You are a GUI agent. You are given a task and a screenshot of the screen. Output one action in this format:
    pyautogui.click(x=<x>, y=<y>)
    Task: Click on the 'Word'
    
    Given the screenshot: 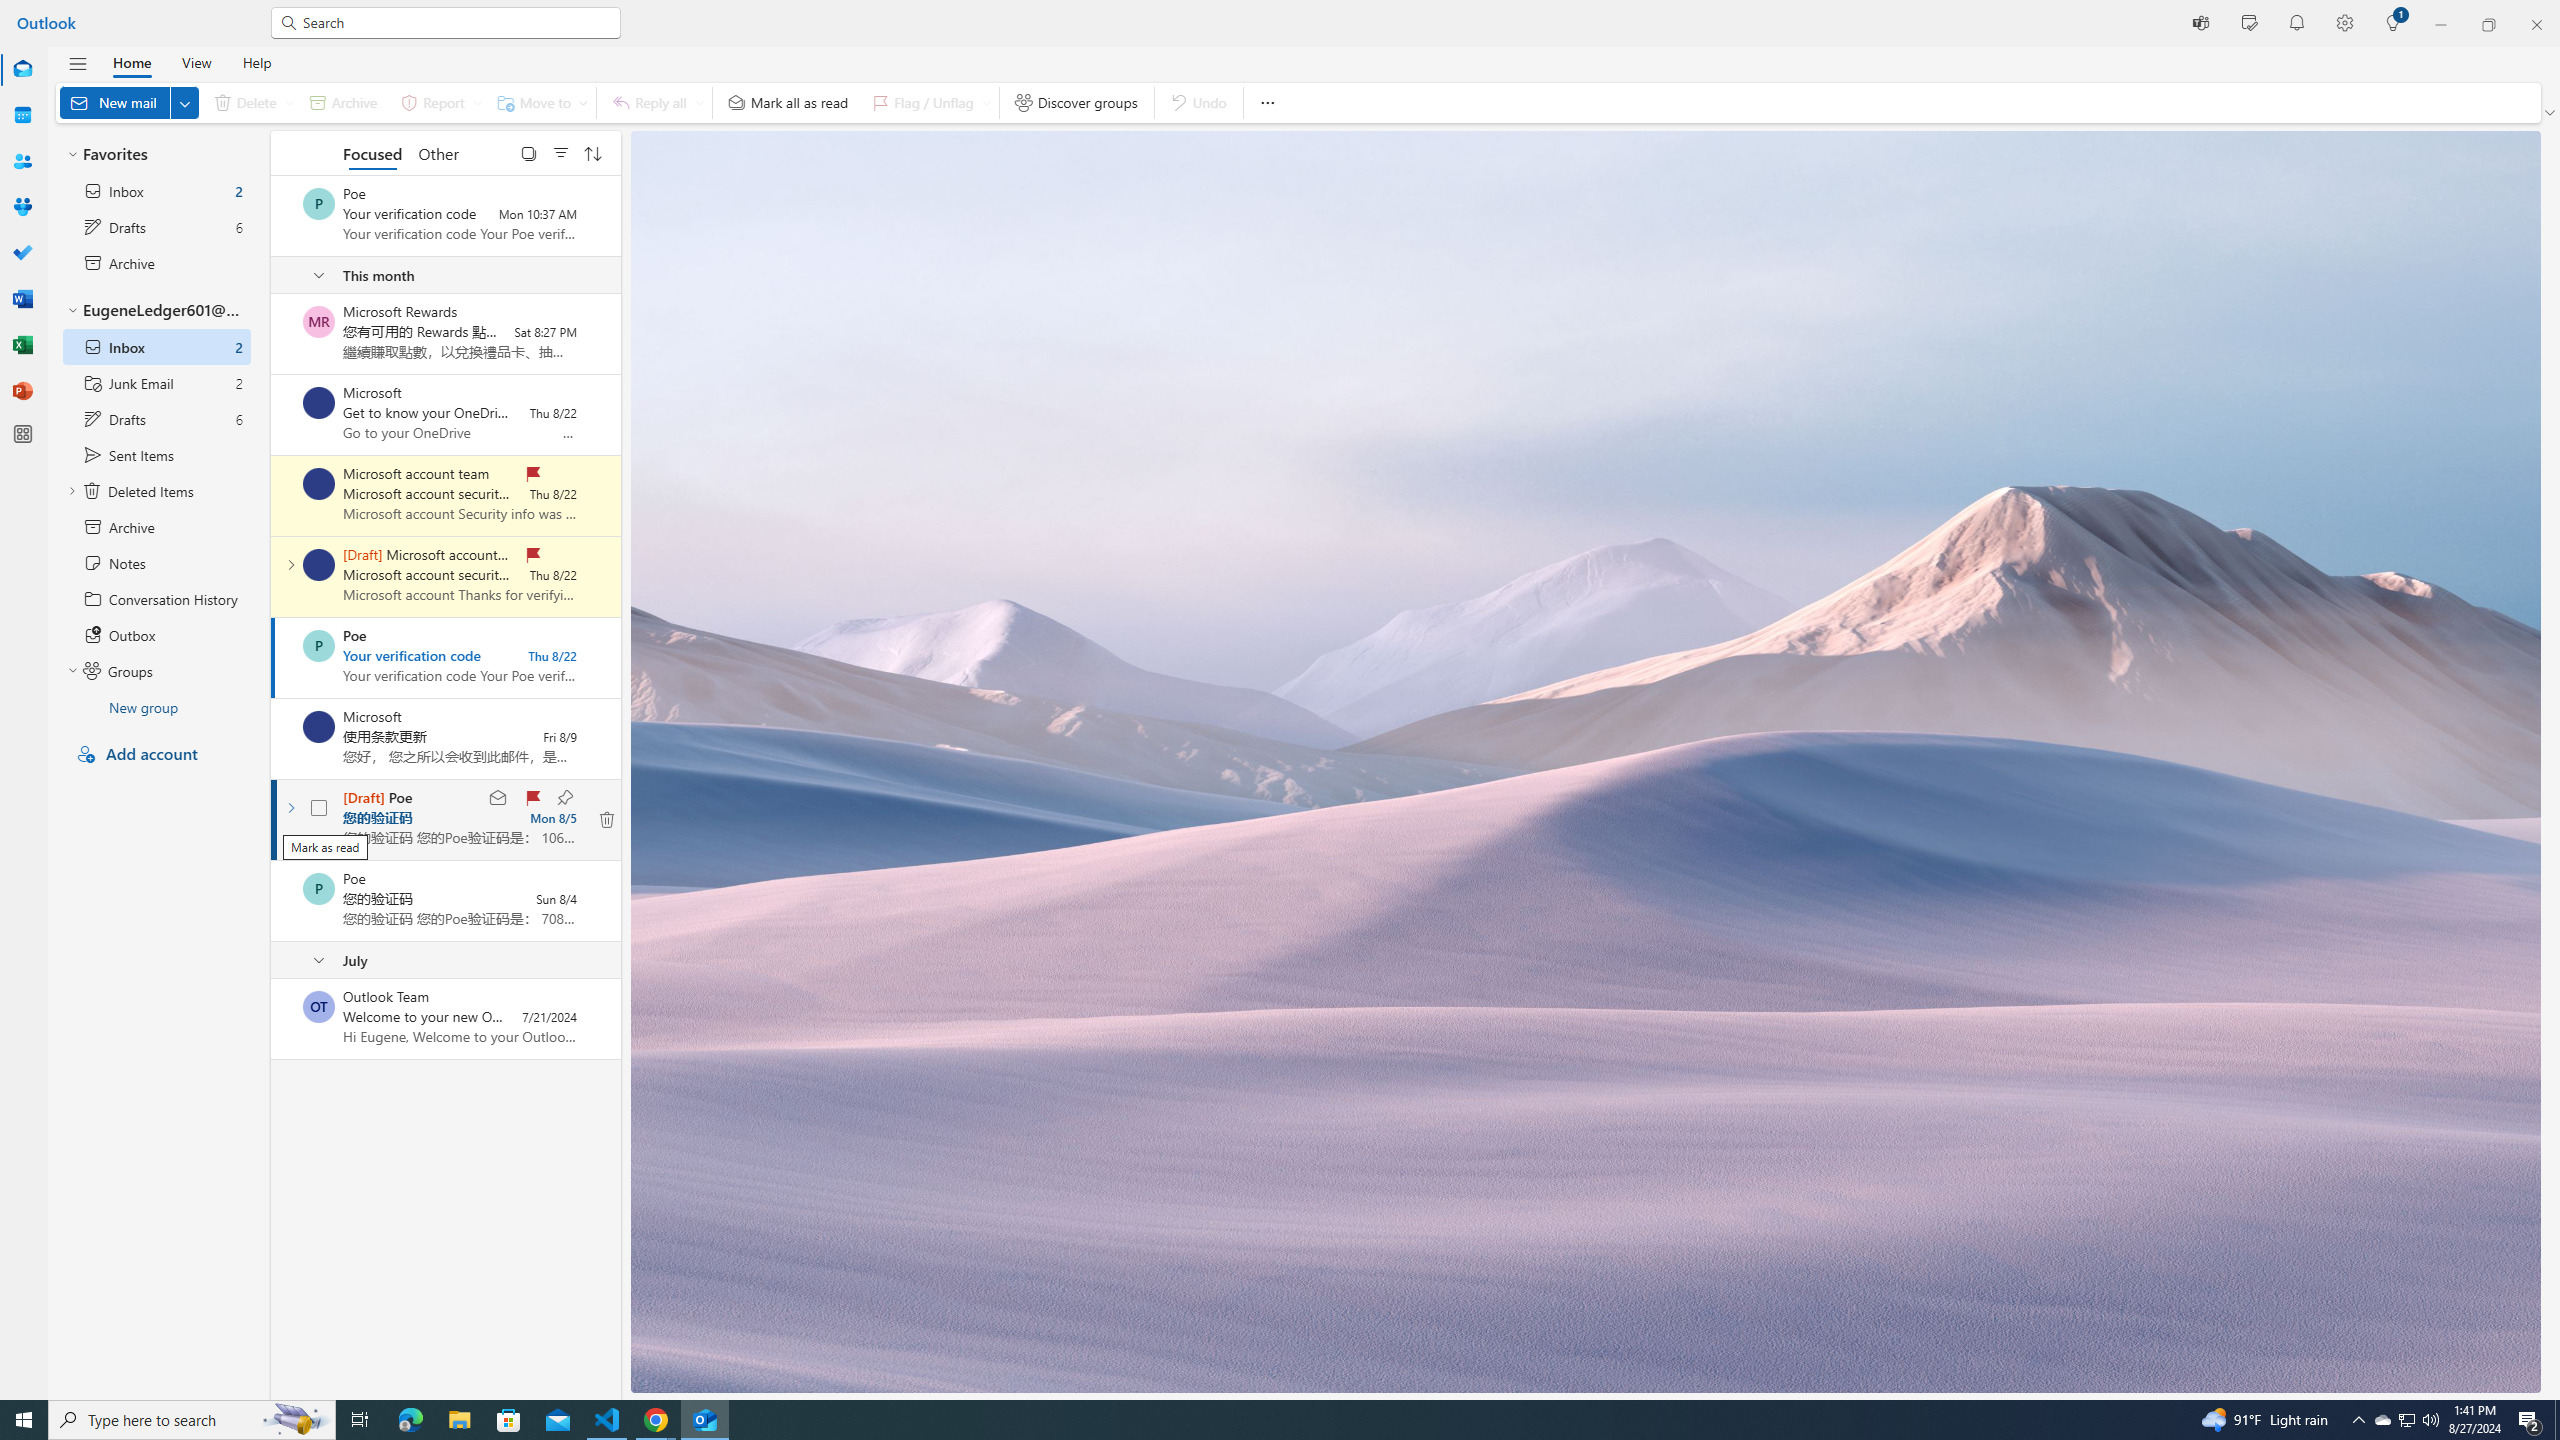 What is the action you would take?
    pyautogui.click(x=23, y=298)
    